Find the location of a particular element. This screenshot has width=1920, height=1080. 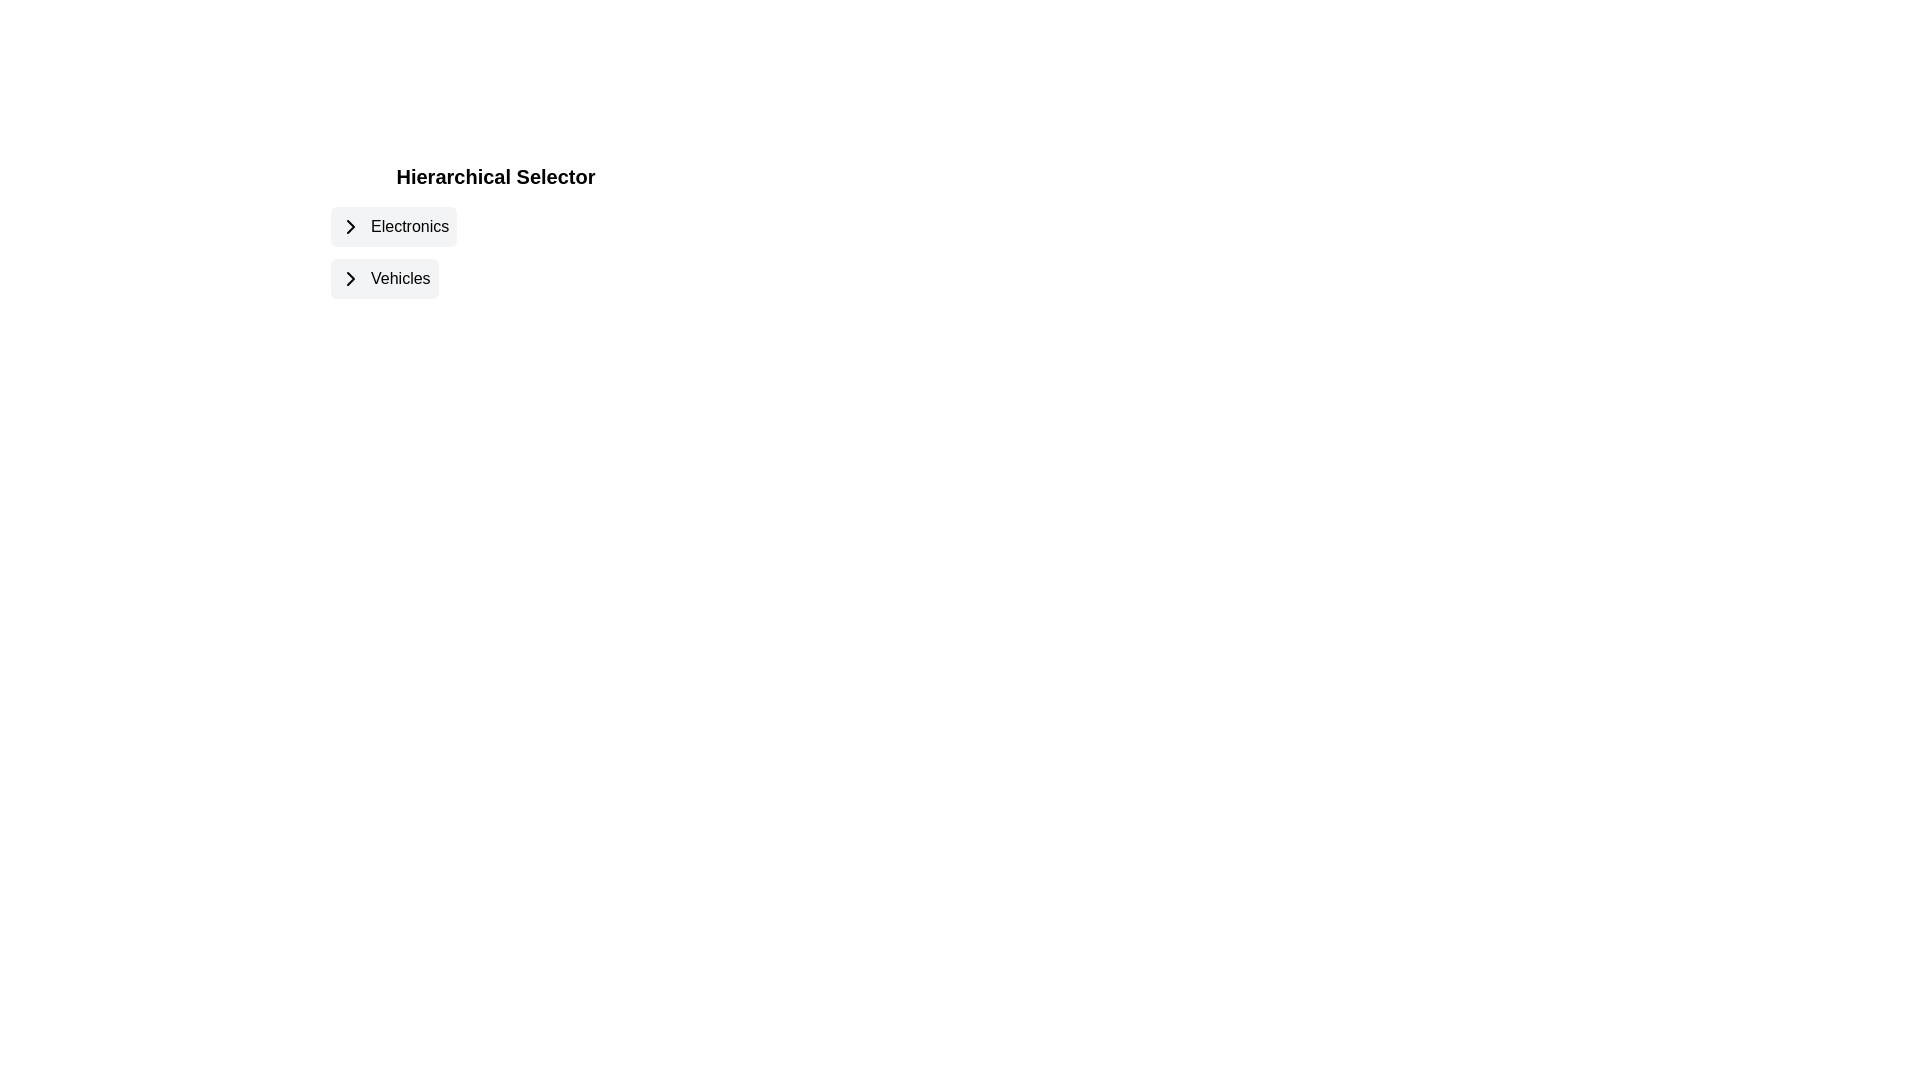

the small rightward-pointing chevron-shaped icon located to the left of the 'Electronics' text in the hierarchical selector UI is located at coordinates (350, 226).